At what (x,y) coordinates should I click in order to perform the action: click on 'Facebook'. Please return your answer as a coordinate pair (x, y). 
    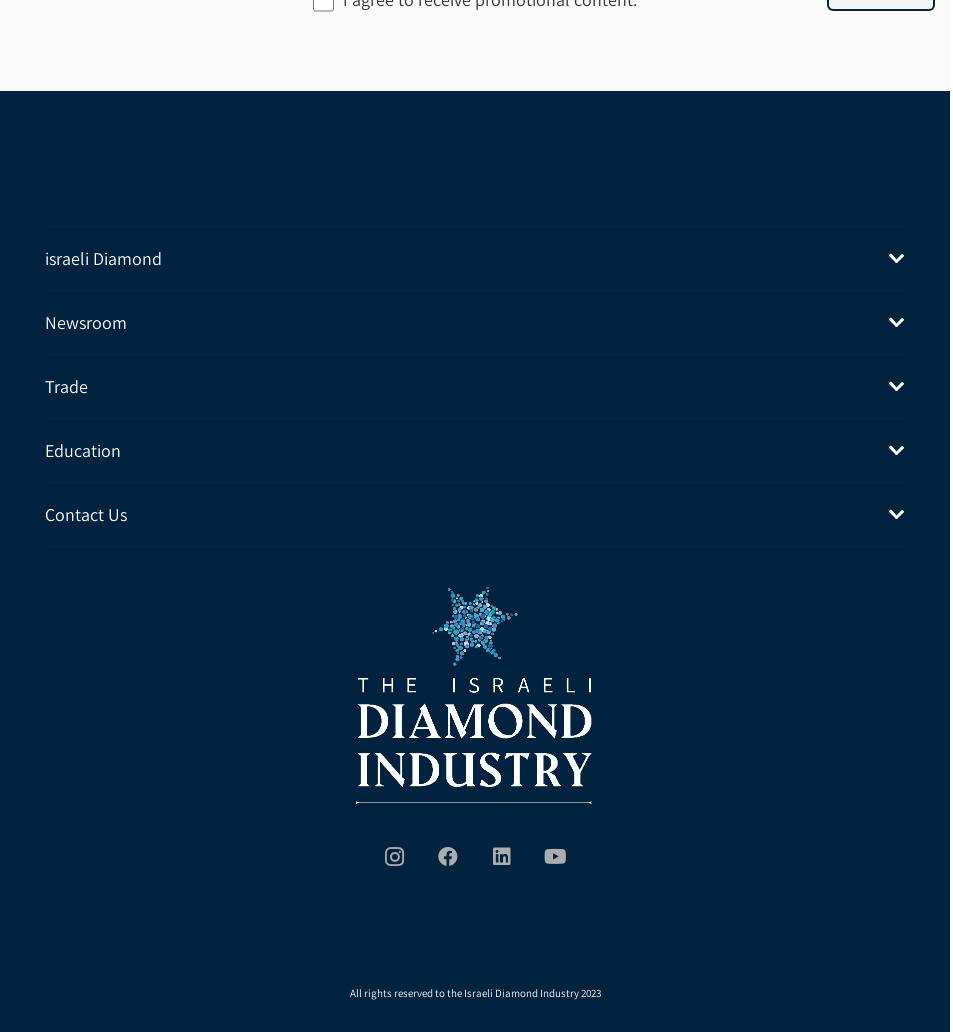
    Looking at the image, I should click on (446, 784).